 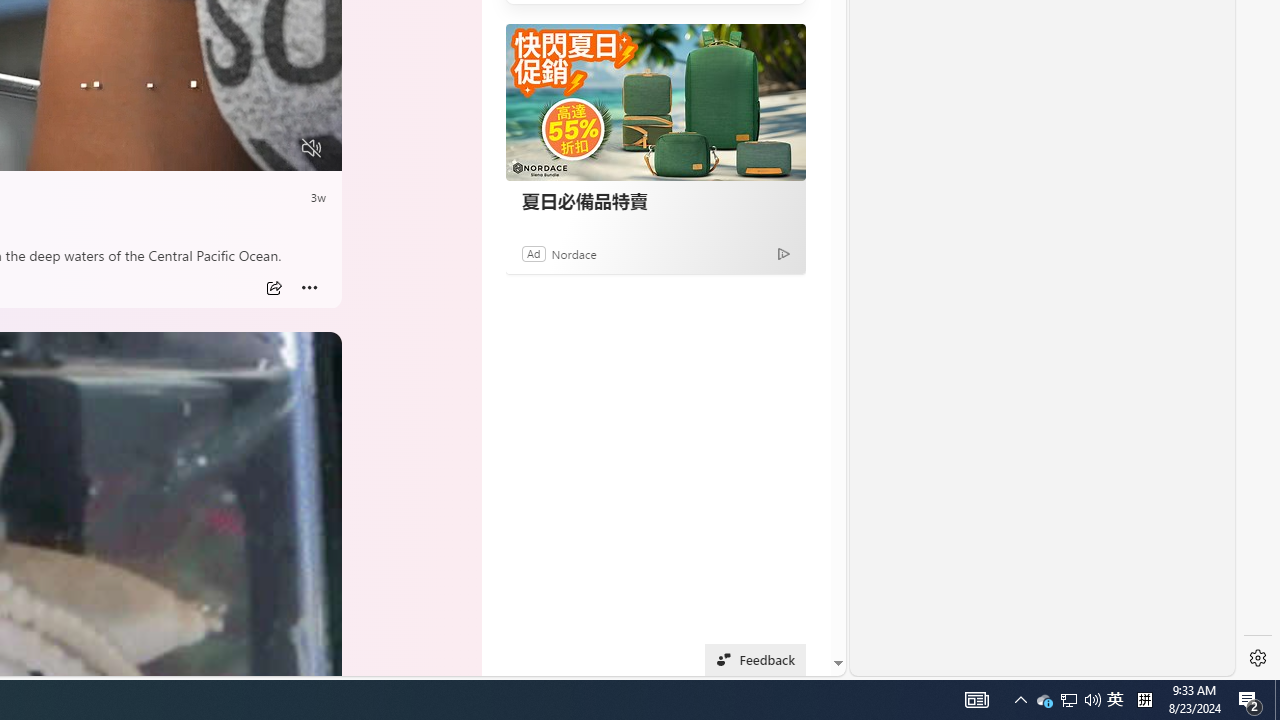 What do you see at coordinates (309, 288) in the screenshot?
I see `'Class: at-item inline-watch'` at bounding box center [309, 288].